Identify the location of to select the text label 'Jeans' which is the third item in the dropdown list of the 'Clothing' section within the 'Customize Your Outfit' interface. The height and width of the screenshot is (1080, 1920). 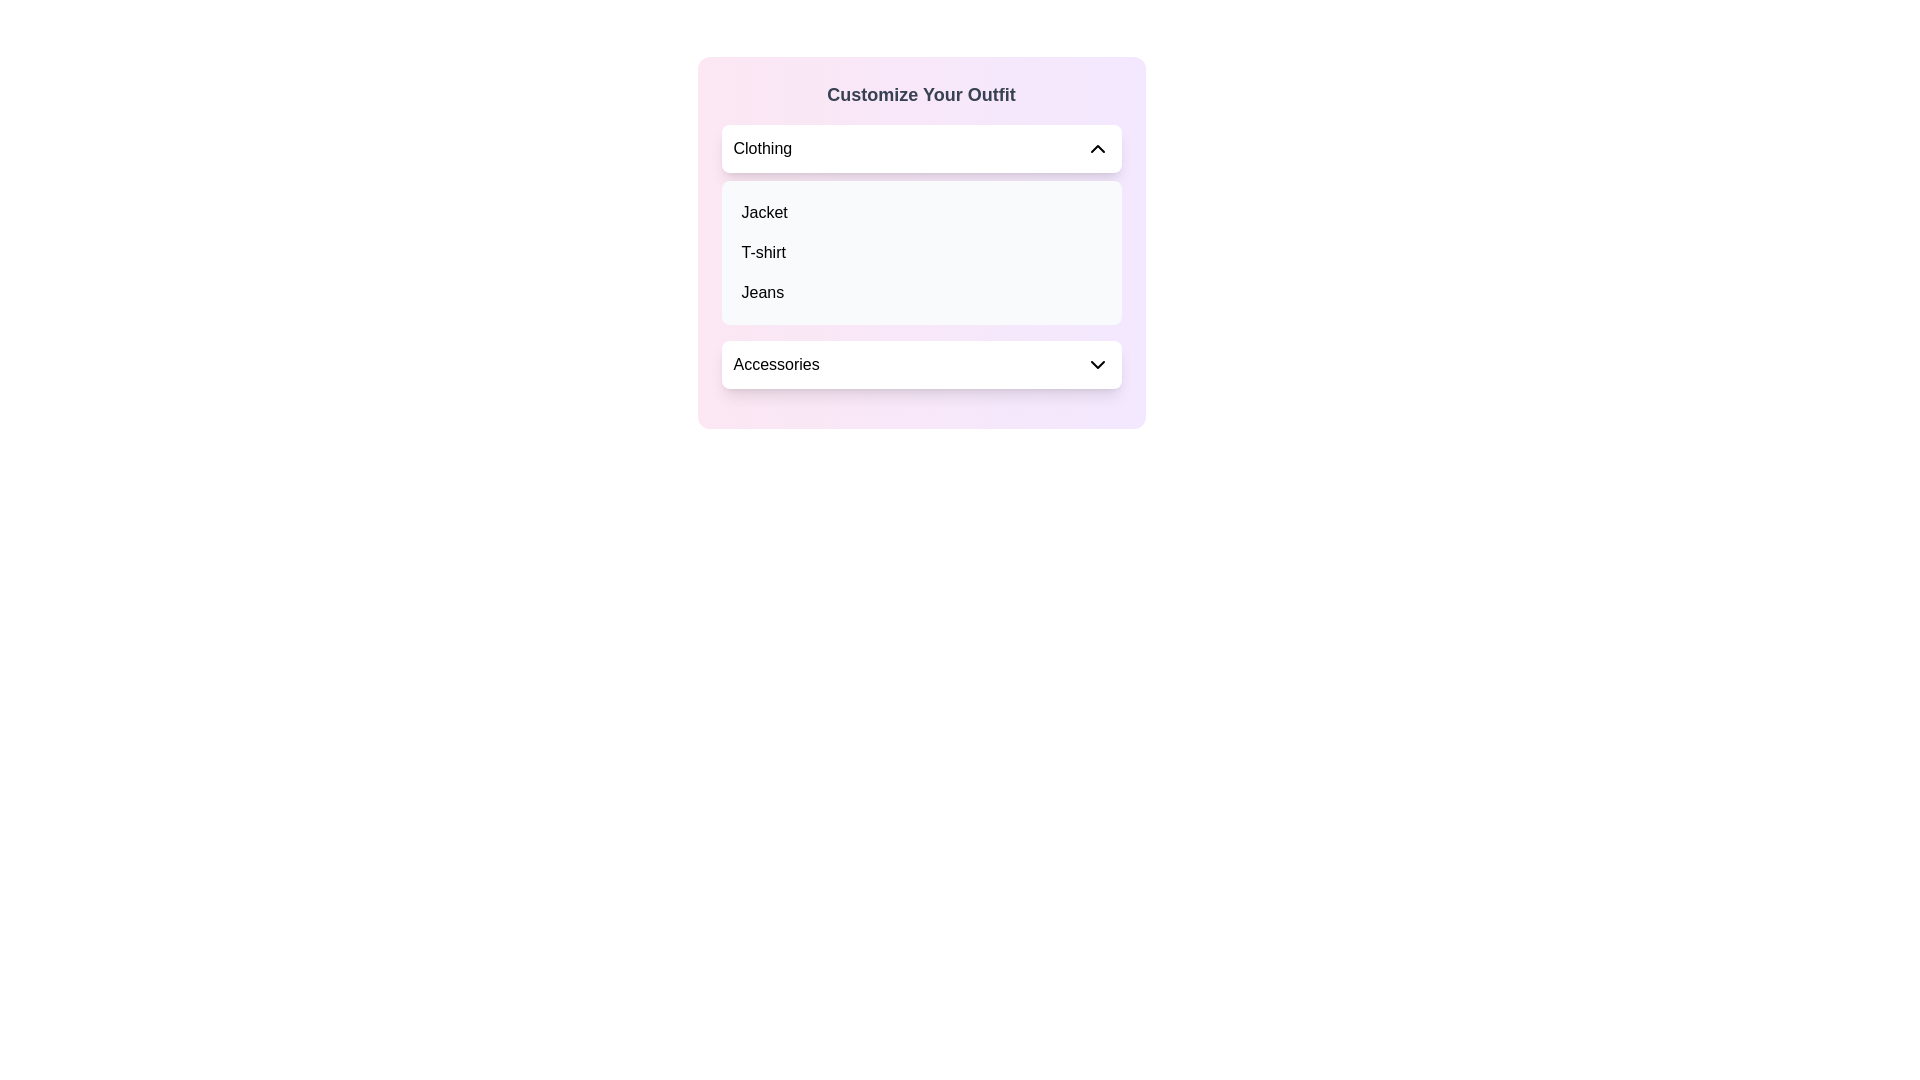
(761, 293).